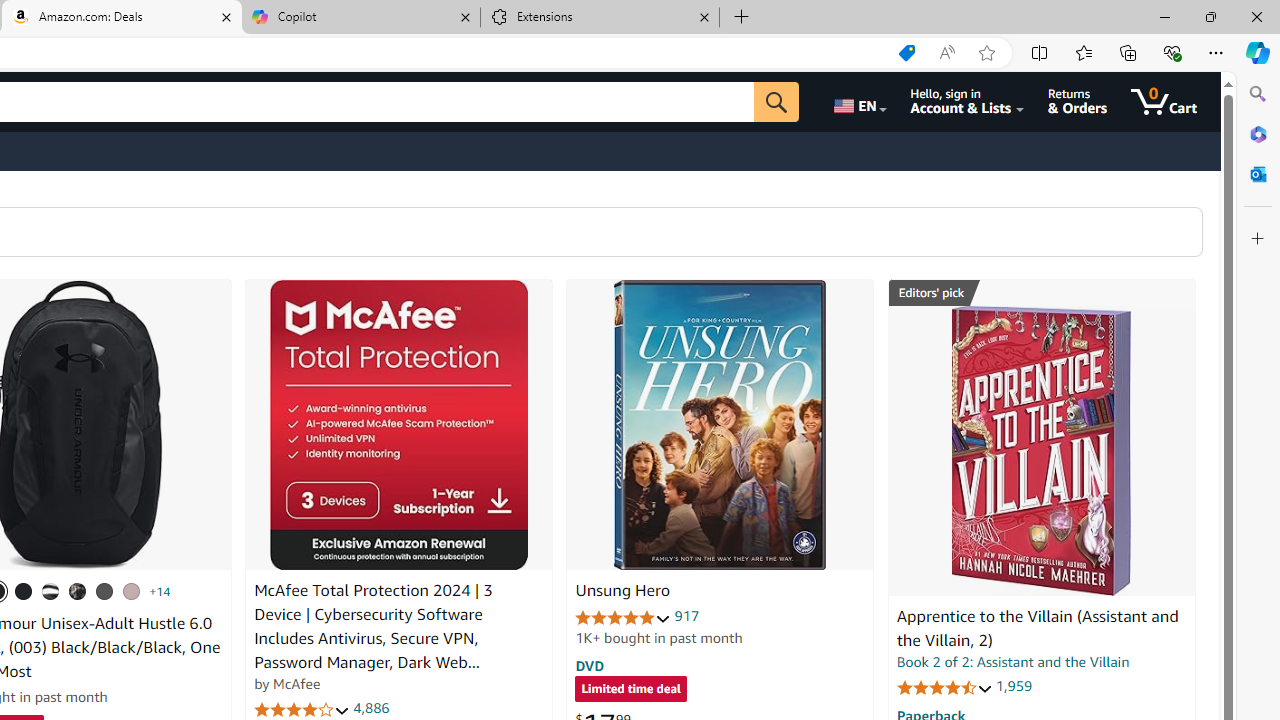 This screenshot has height=720, width=1280. Describe the element at coordinates (687, 615) in the screenshot. I see `'917'` at that location.